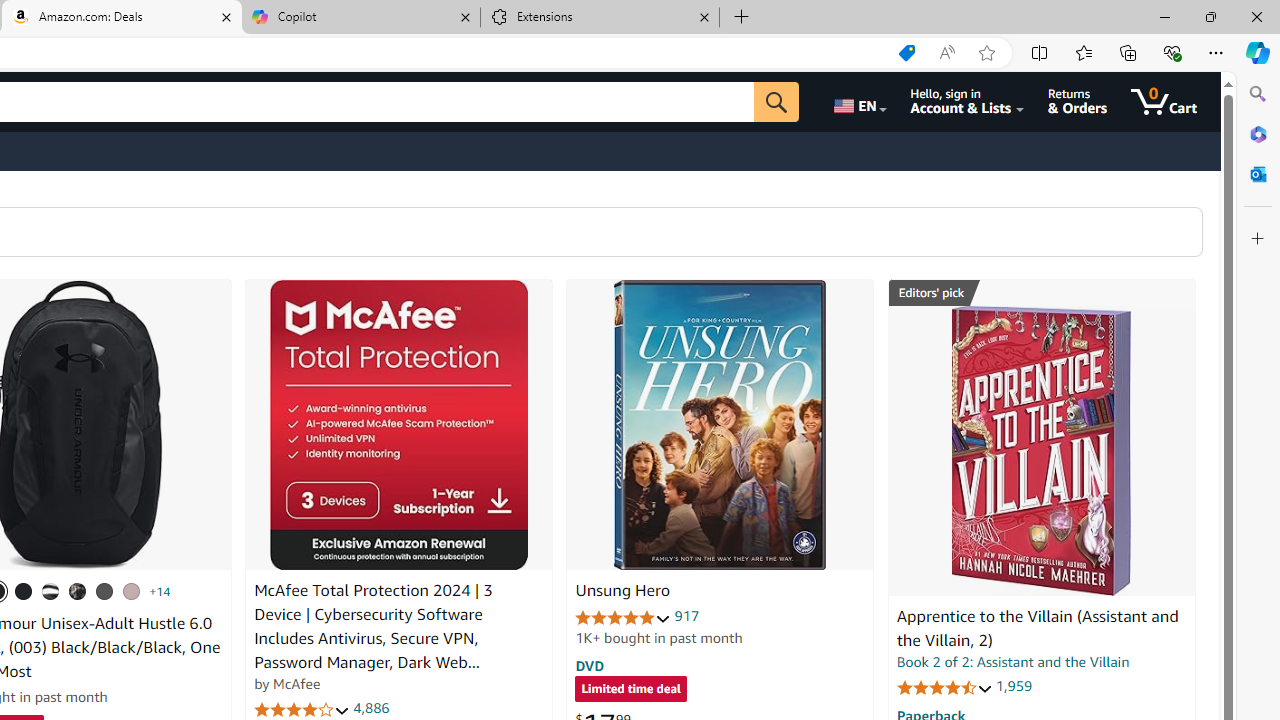 This screenshot has height=720, width=1280. Describe the element at coordinates (687, 615) in the screenshot. I see `'917'` at that location.